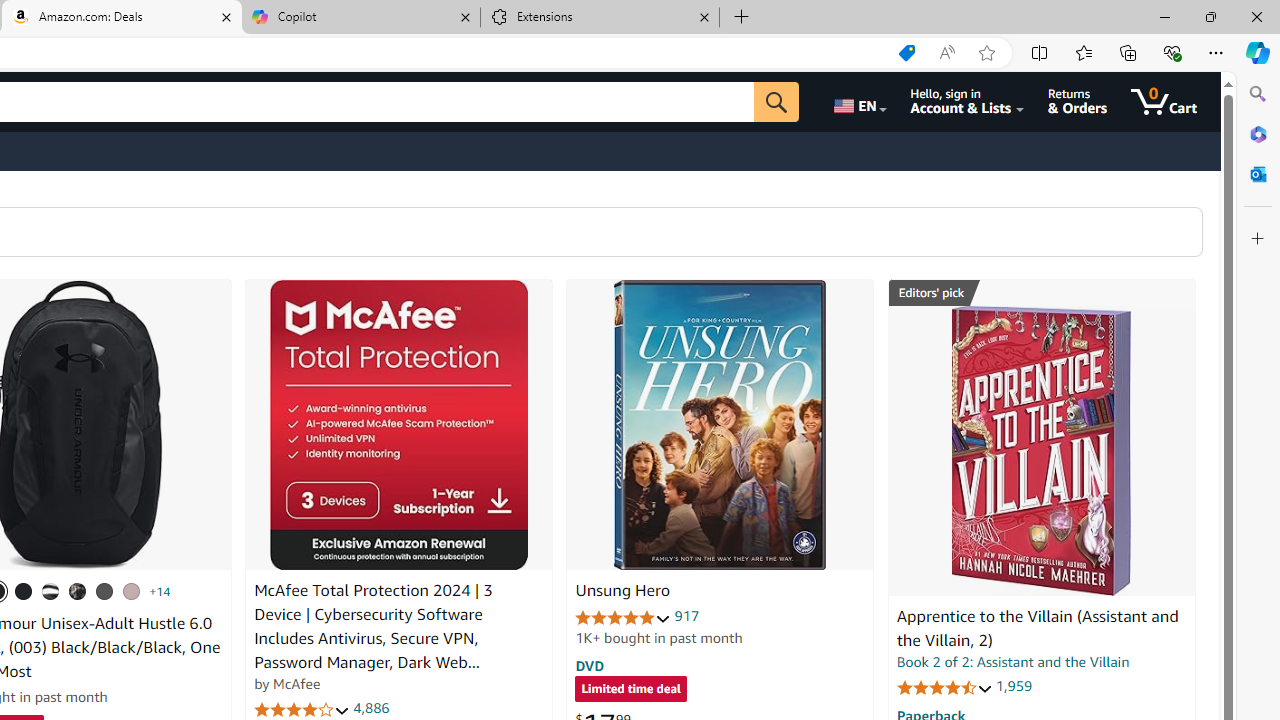 This screenshot has height=720, width=1280. Describe the element at coordinates (687, 615) in the screenshot. I see `'917'` at that location.